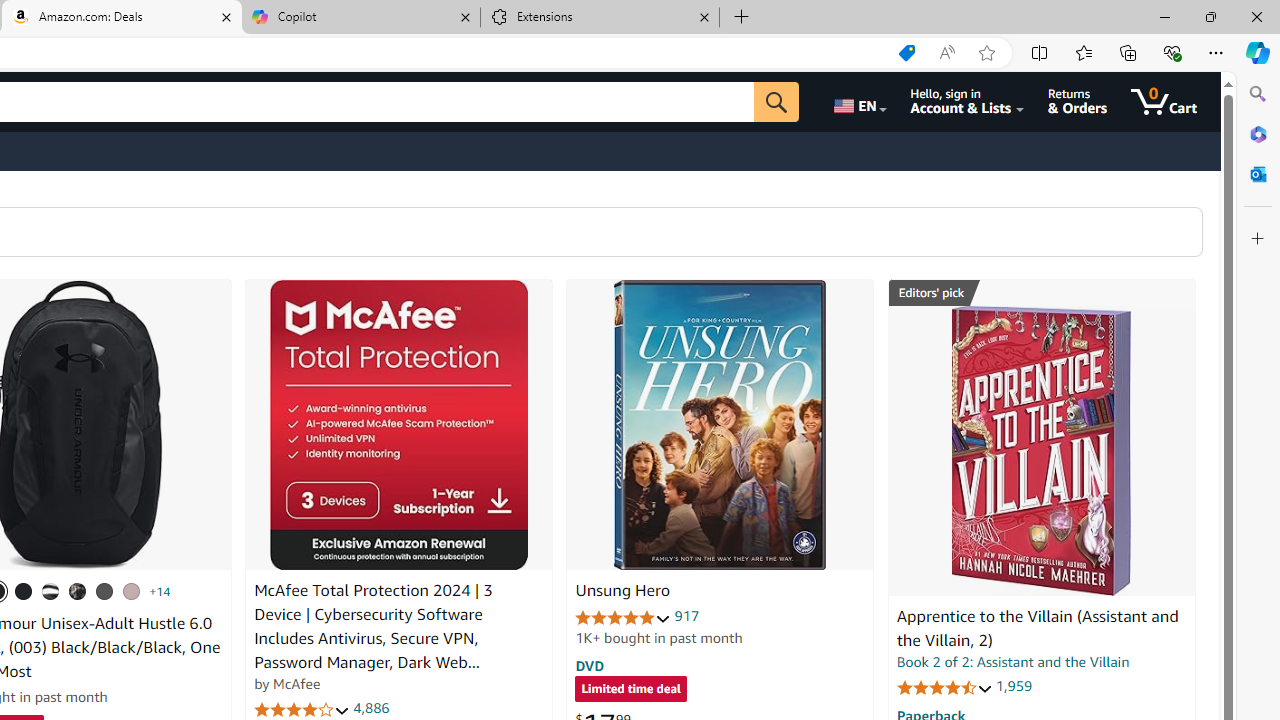 This screenshot has height=720, width=1280. Describe the element at coordinates (687, 615) in the screenshot. I see `'917'` at that location.